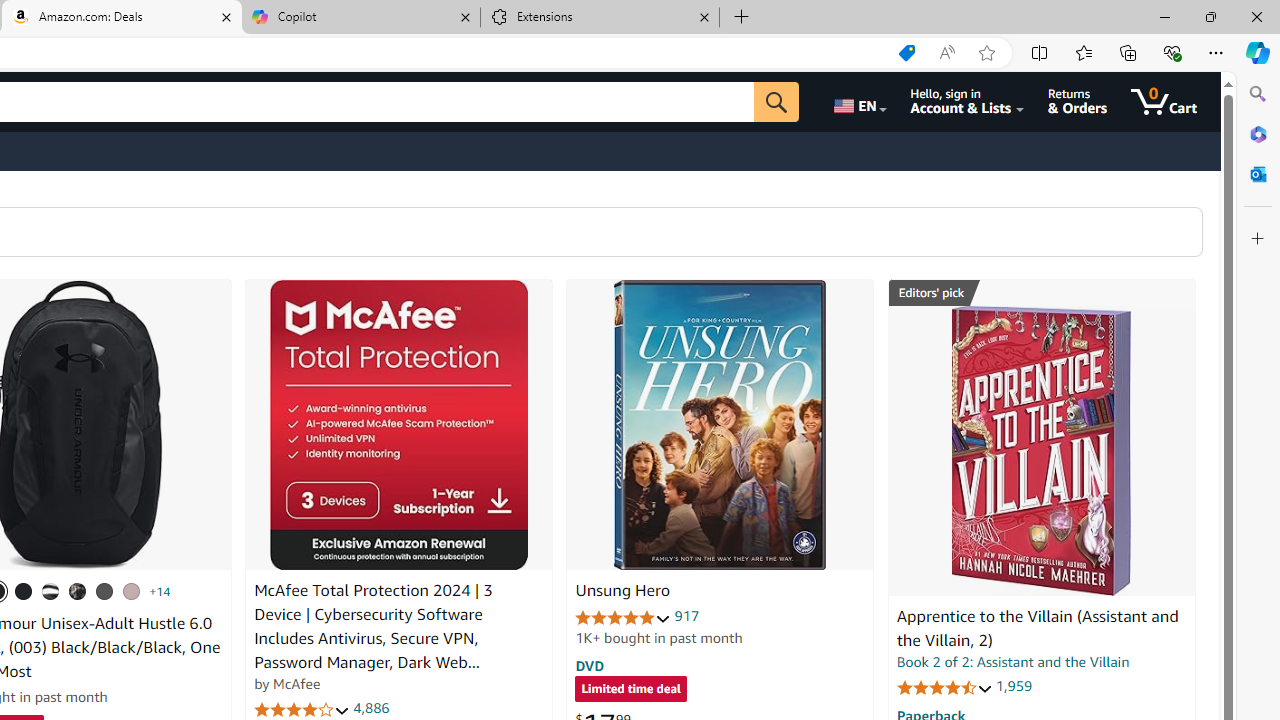 This screenshot has height=720, width=1280. Describe the element at coordinates (687, 615) in the screenshot. I see `'917'` at that location.